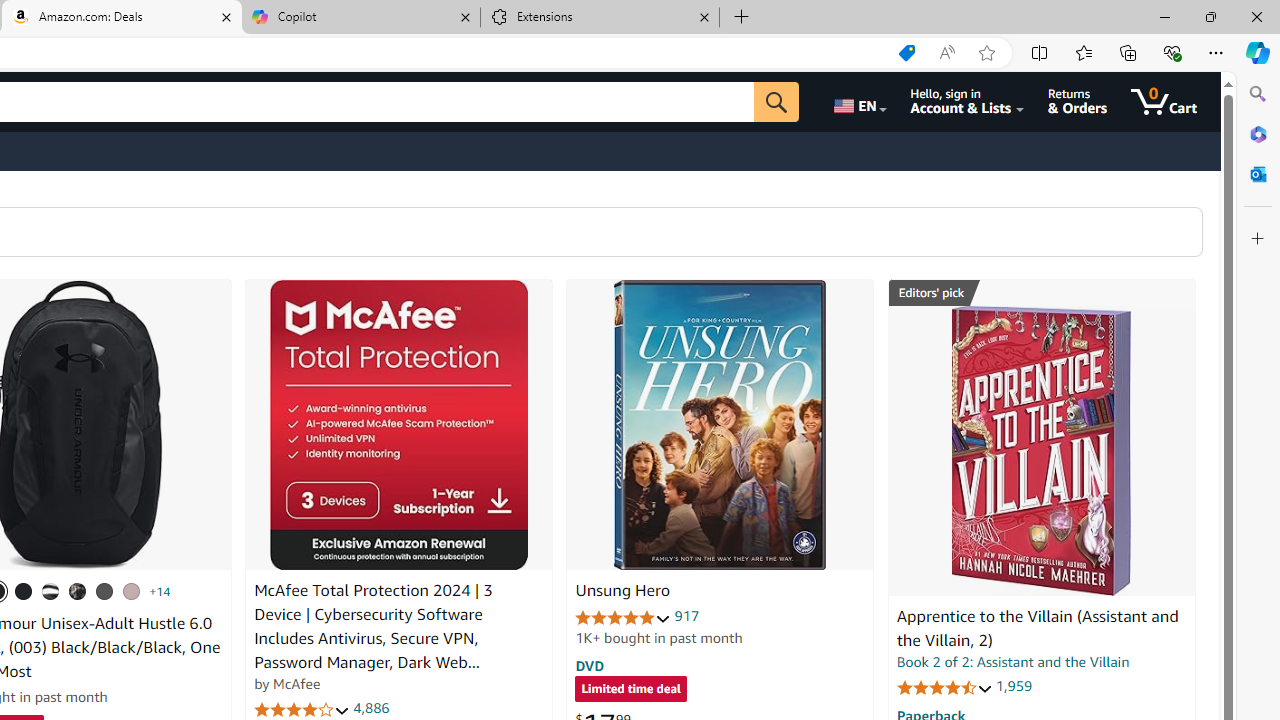 This screenshot has height=720, width=1280. Describe the element at coordinates (687, 615) in the screenshot. I see `'917'` at that location.